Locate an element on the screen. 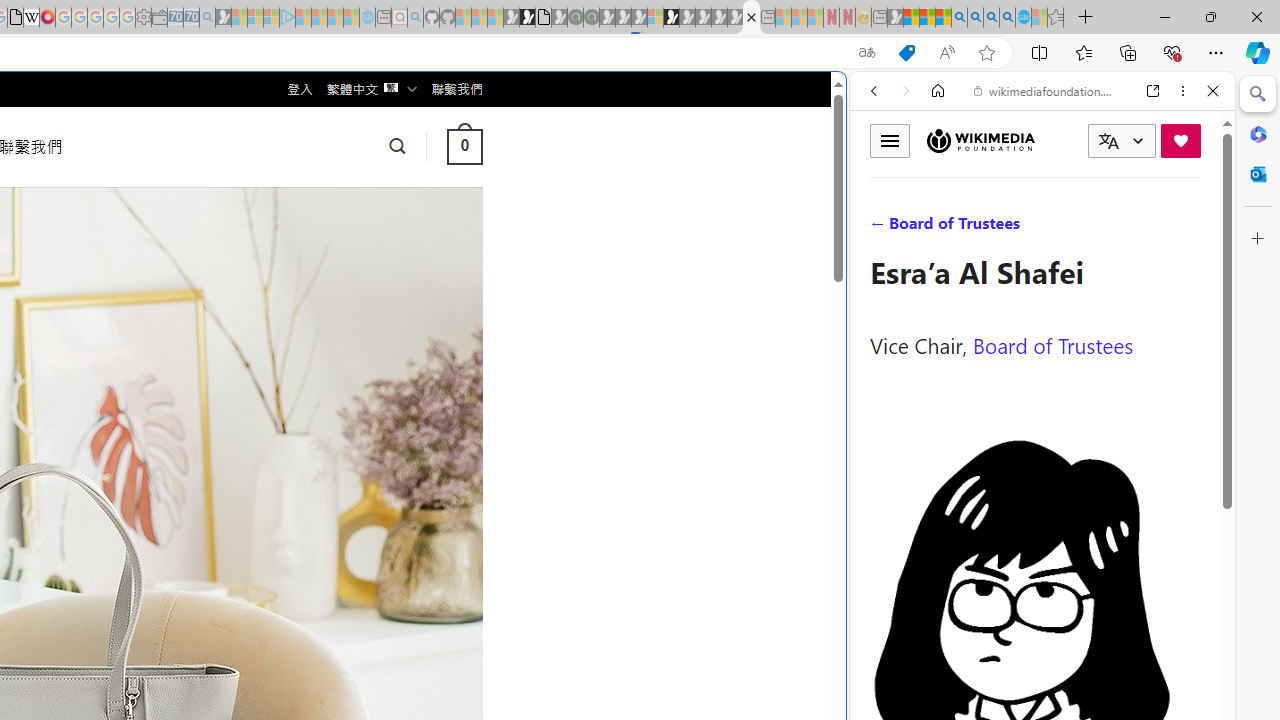  'Target page - Wikipedia' is located at coordinates (32, 17).